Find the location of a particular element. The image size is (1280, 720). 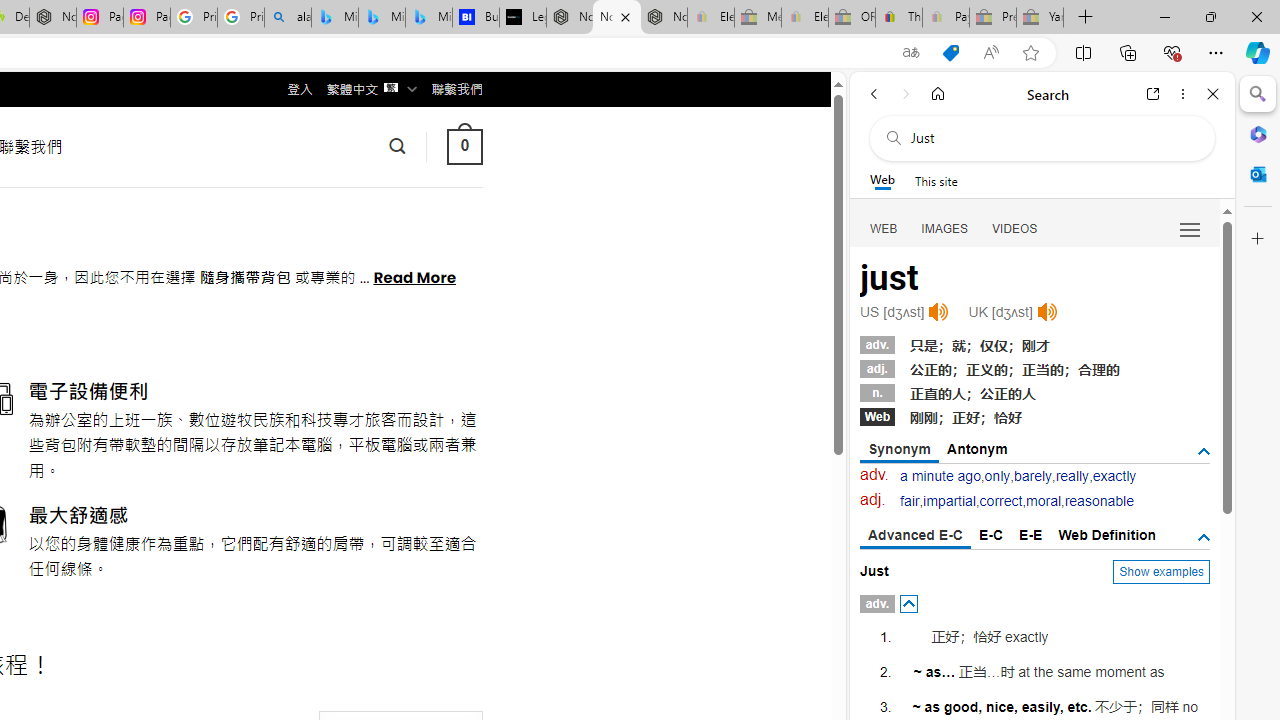

'Microsoft Bing Travel - Shangri-La Hotel Bangkok' is located at coordinates (427, 17).